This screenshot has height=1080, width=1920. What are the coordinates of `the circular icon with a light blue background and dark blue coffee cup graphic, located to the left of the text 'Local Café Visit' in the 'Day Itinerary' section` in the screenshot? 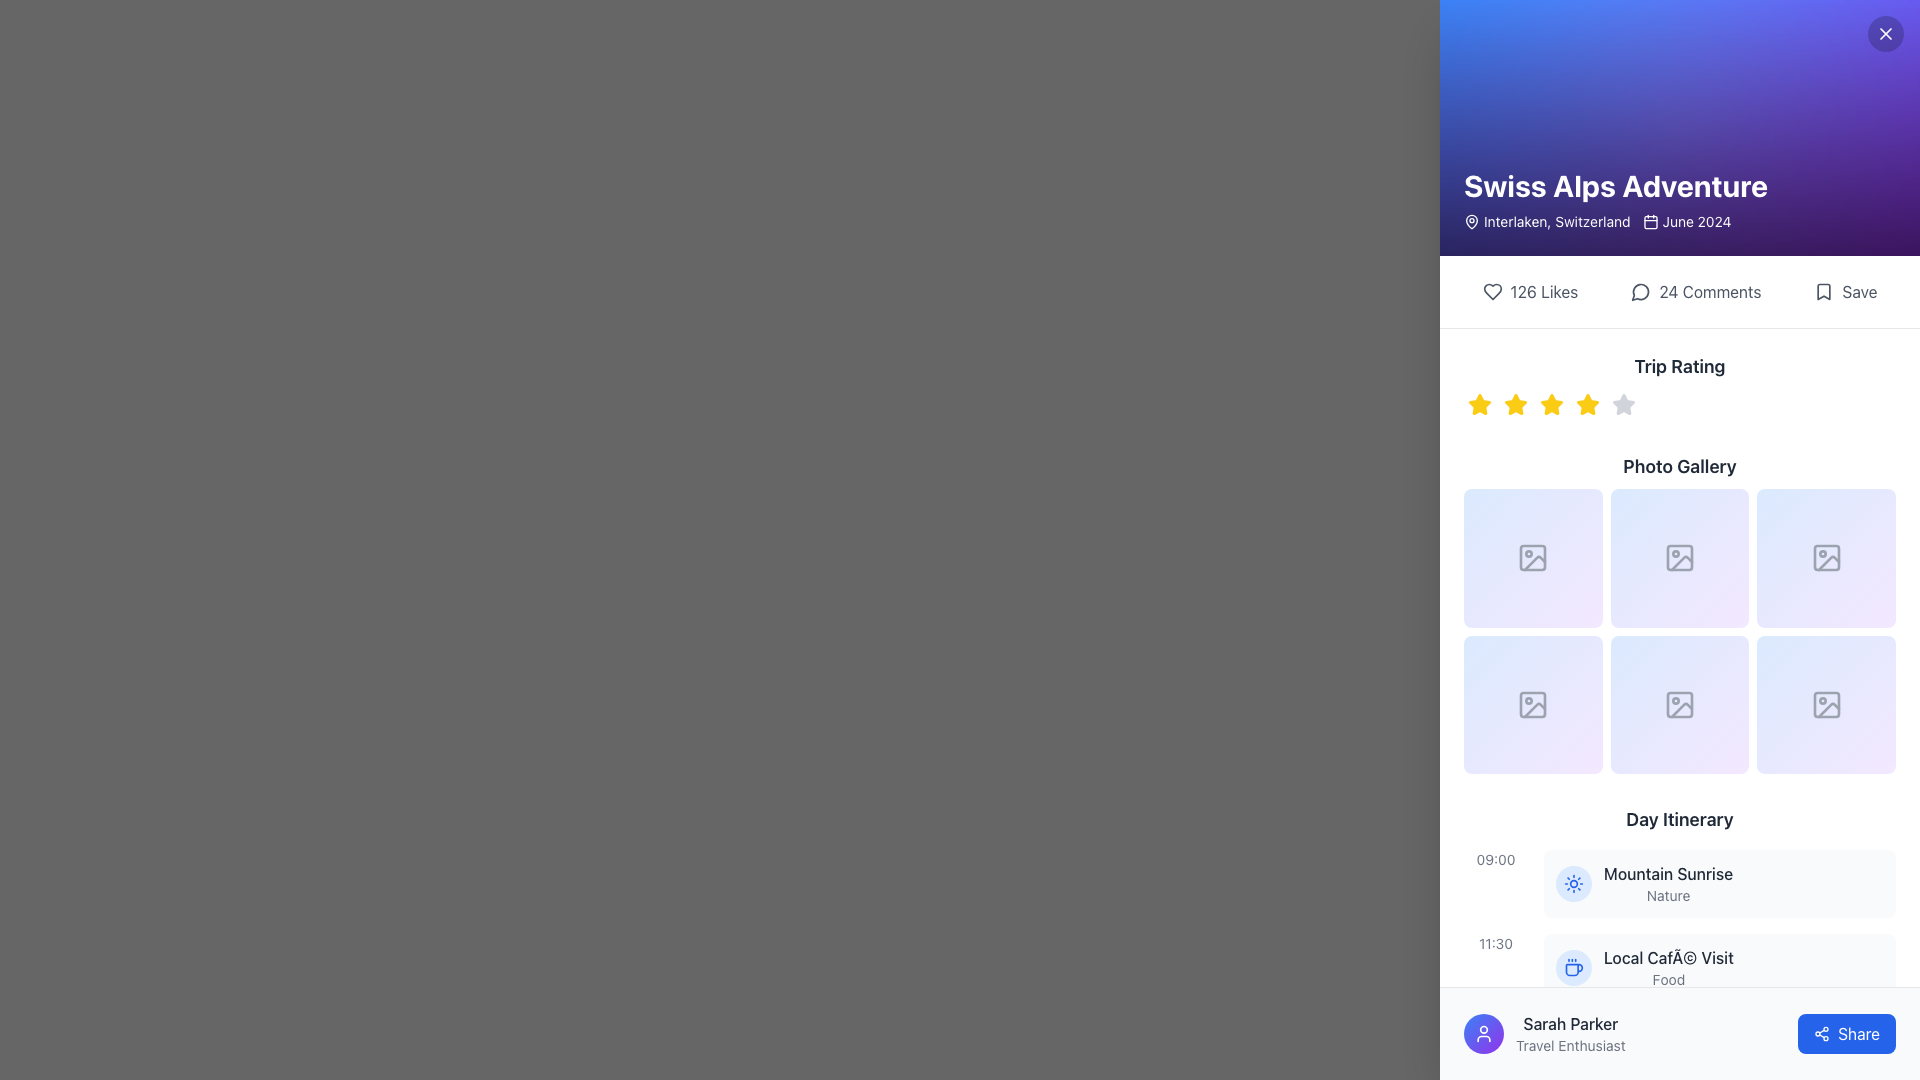 It's located at (1573, 967).